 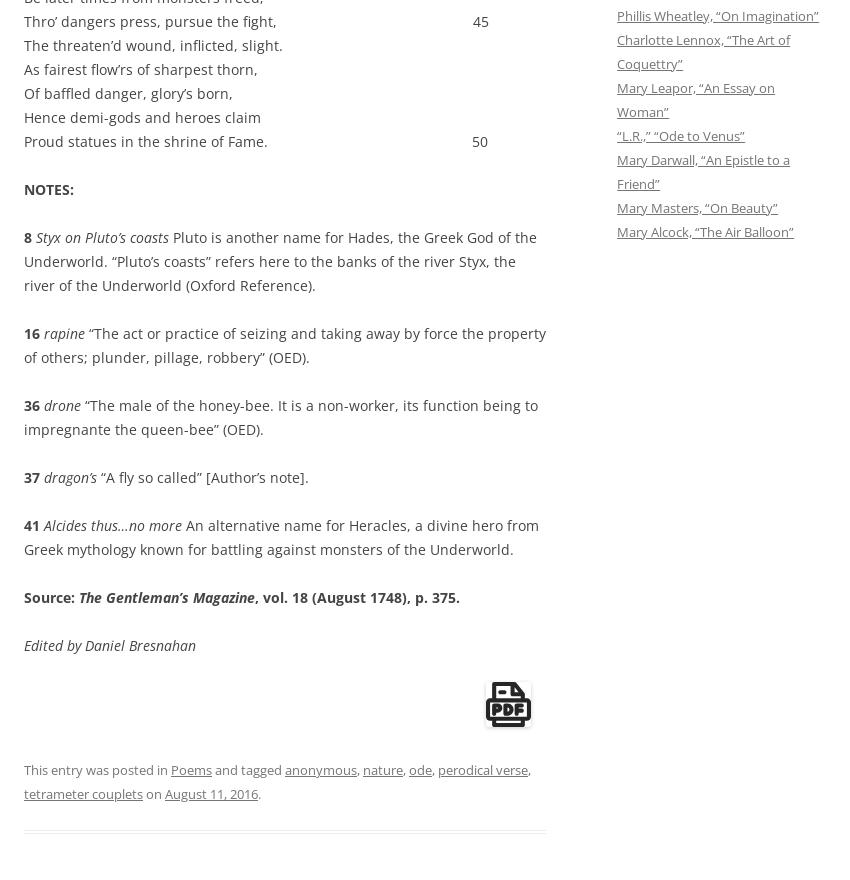 What do you see at coordinates (201, 476) in the screenshot?
I see `'“A fly so called” [Author’s note].'` at bounding box center [201, 476].